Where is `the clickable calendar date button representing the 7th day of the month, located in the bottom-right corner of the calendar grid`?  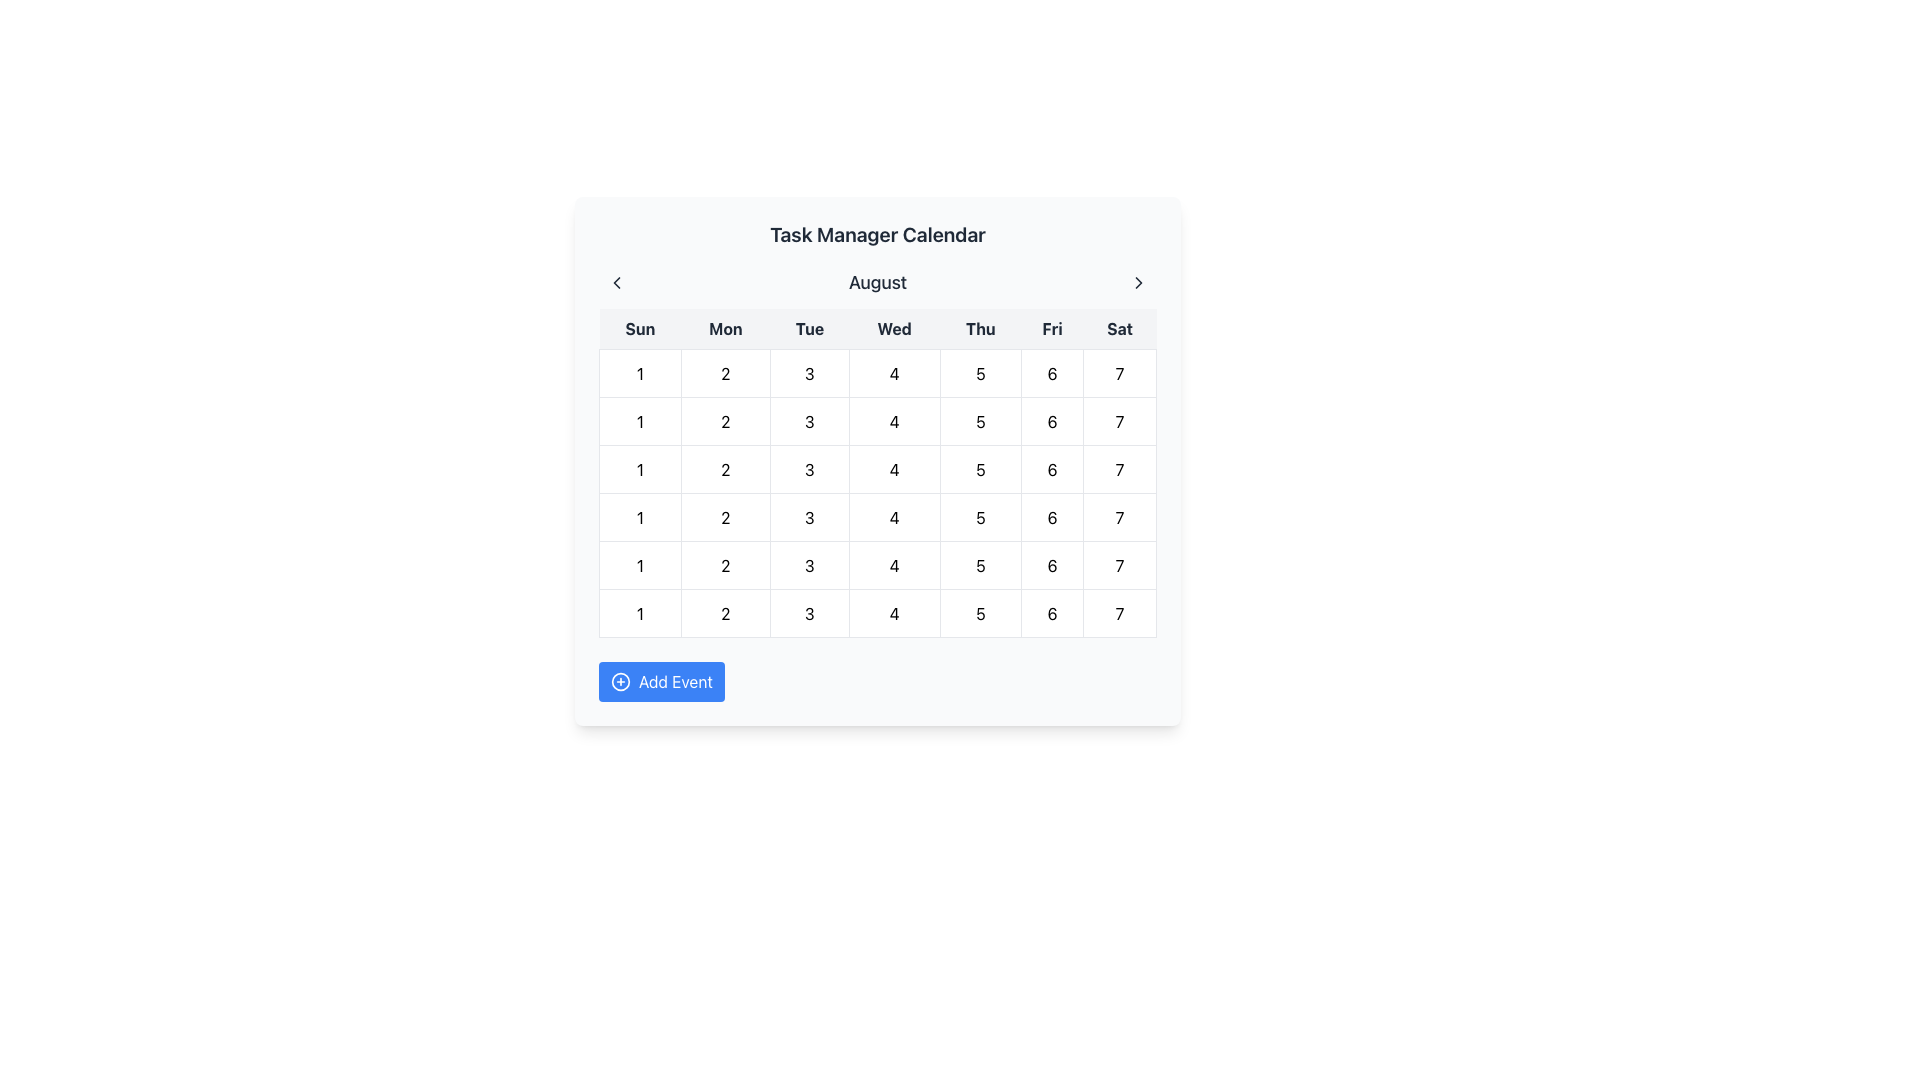 the clickable calendar date button representing the 7th day of the month, located in the bottom-right corner of the calendar grid is located at coordinates (1120, 373).